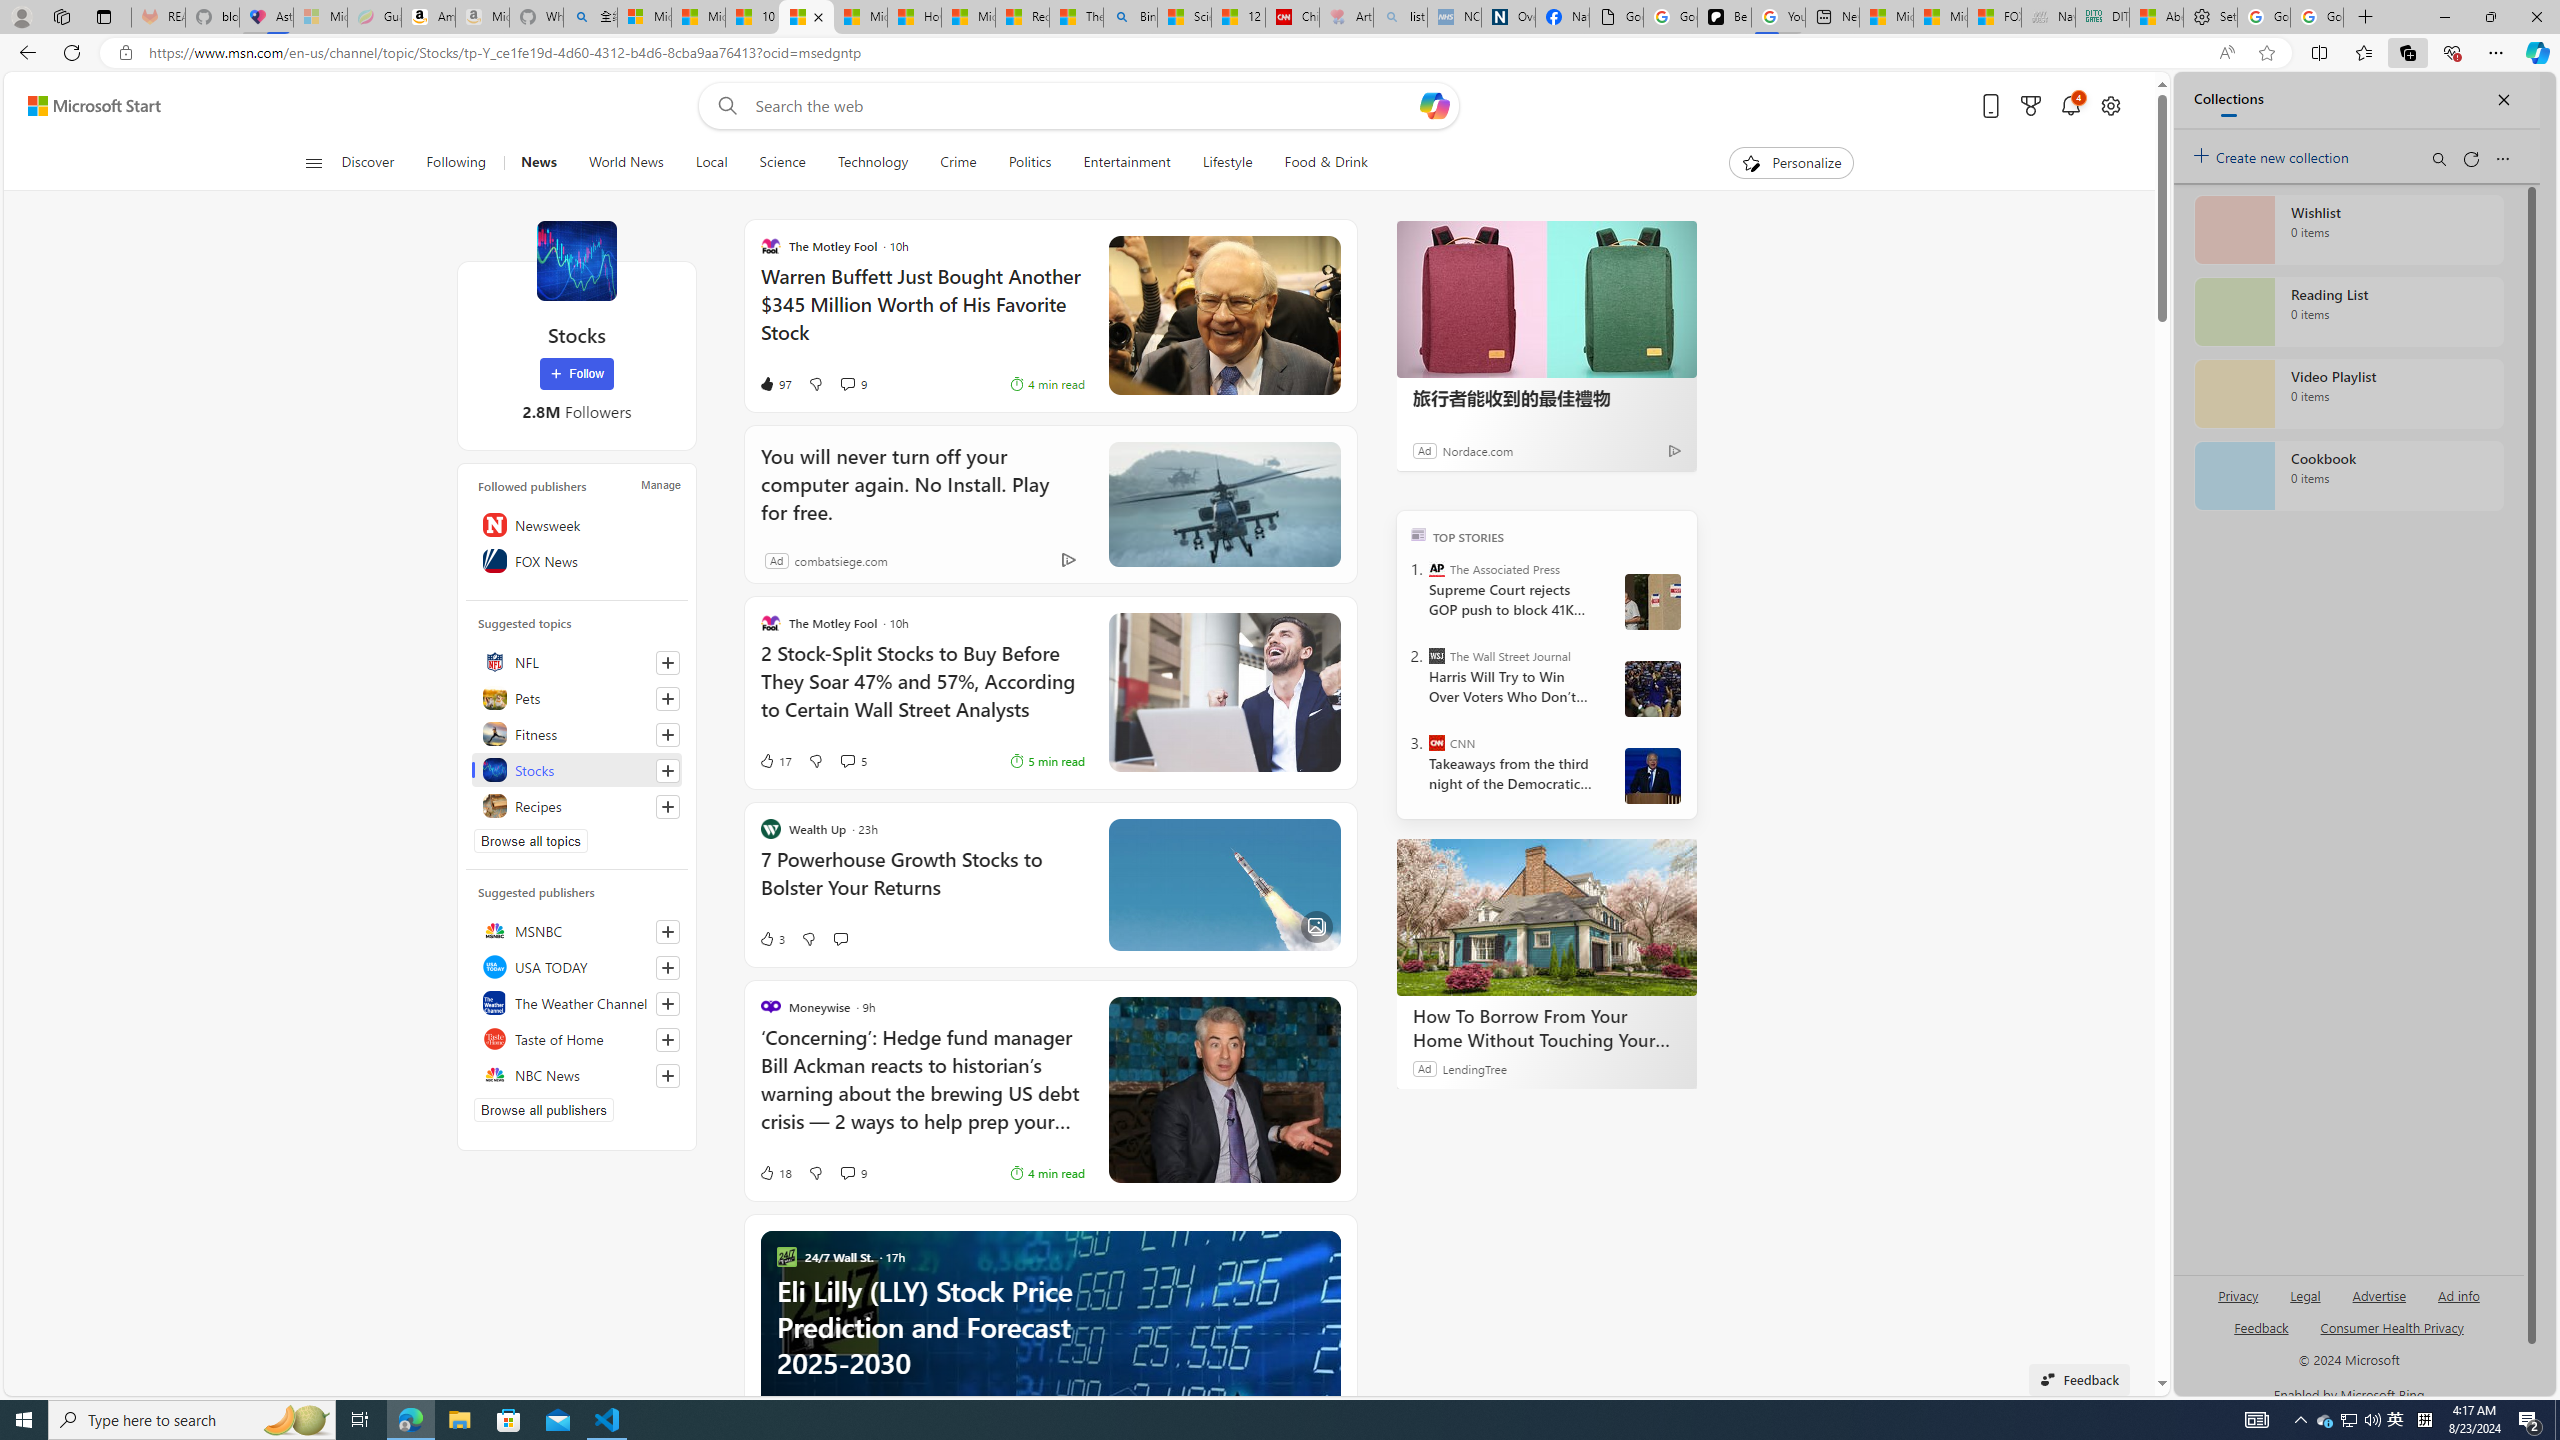 The height and width of the screenshot is (1440, 2560). I want to click on 'To get missing image descriptions, open the context menu.', so click(1750, 161).